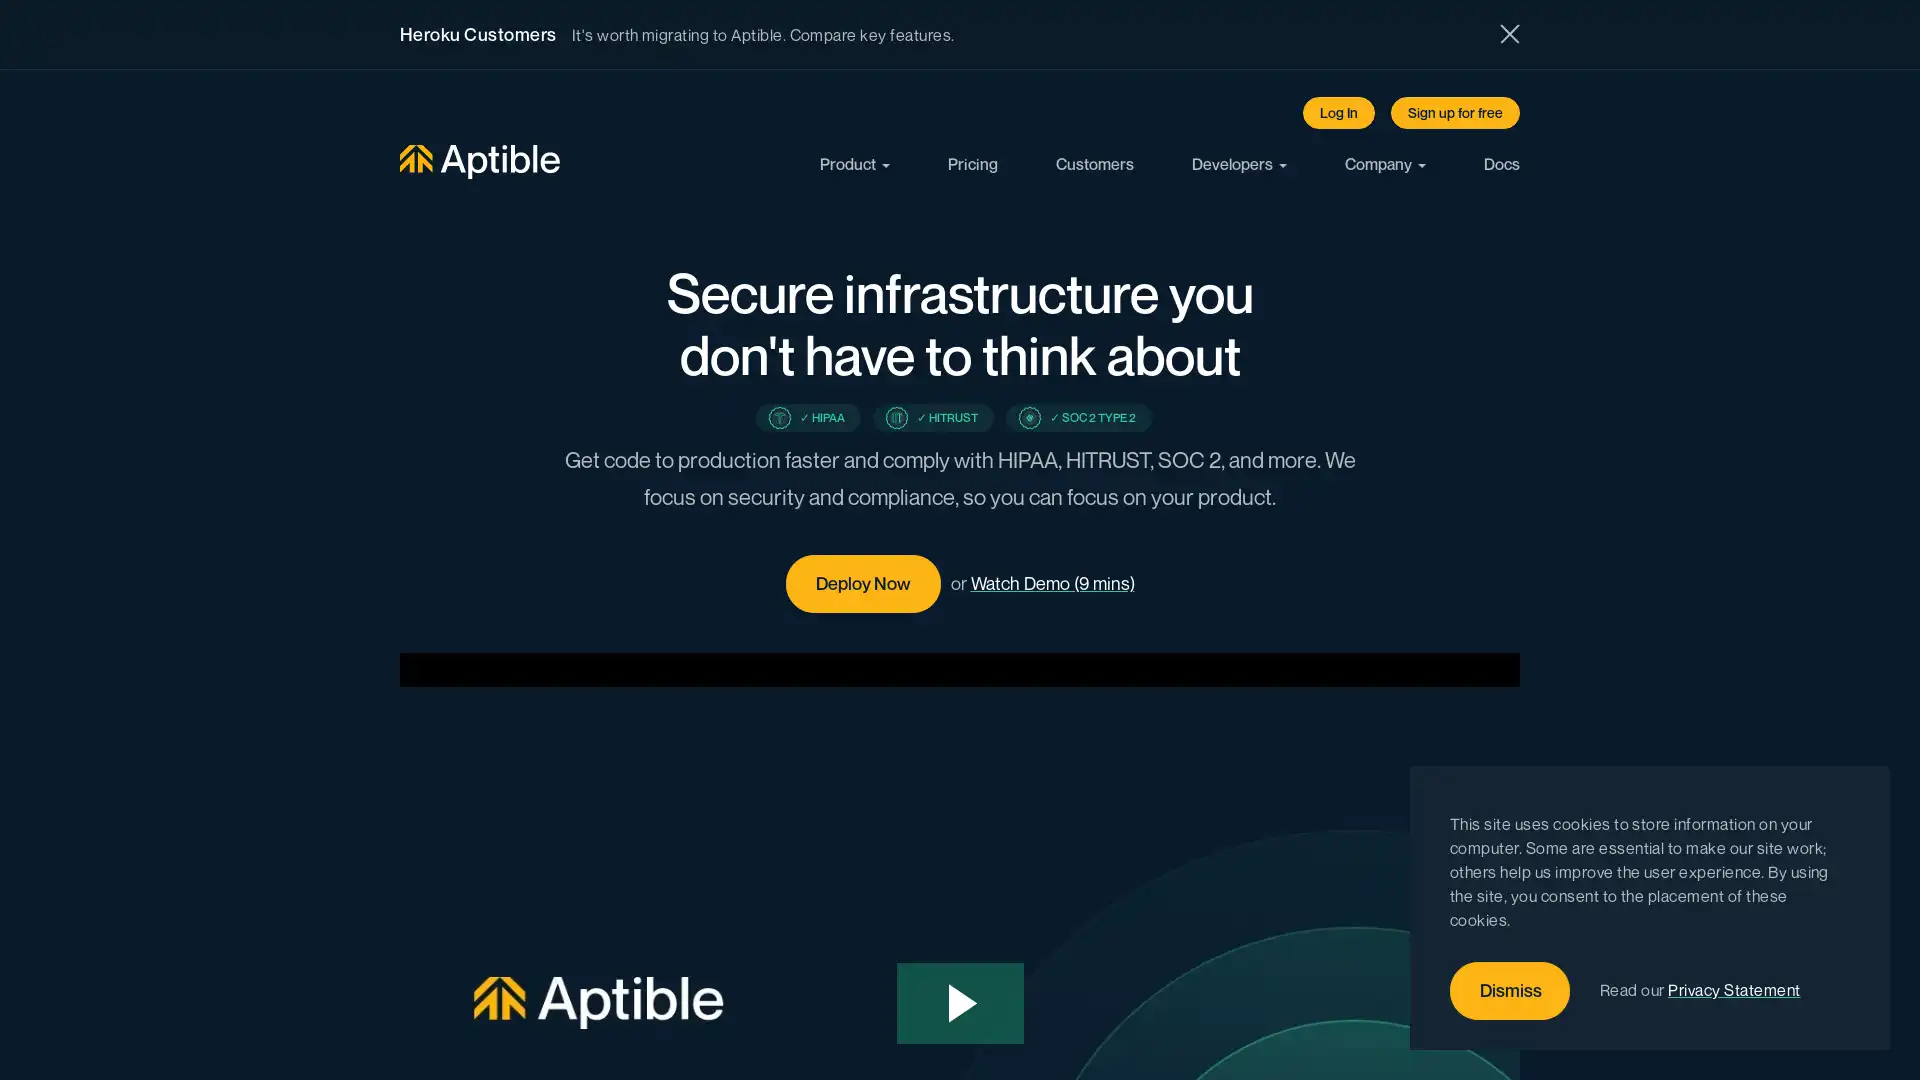  What do you see at coordinates (1455, 112) in the screenshot?
I see `Sign up for free` at bounding box center [1455, 112].